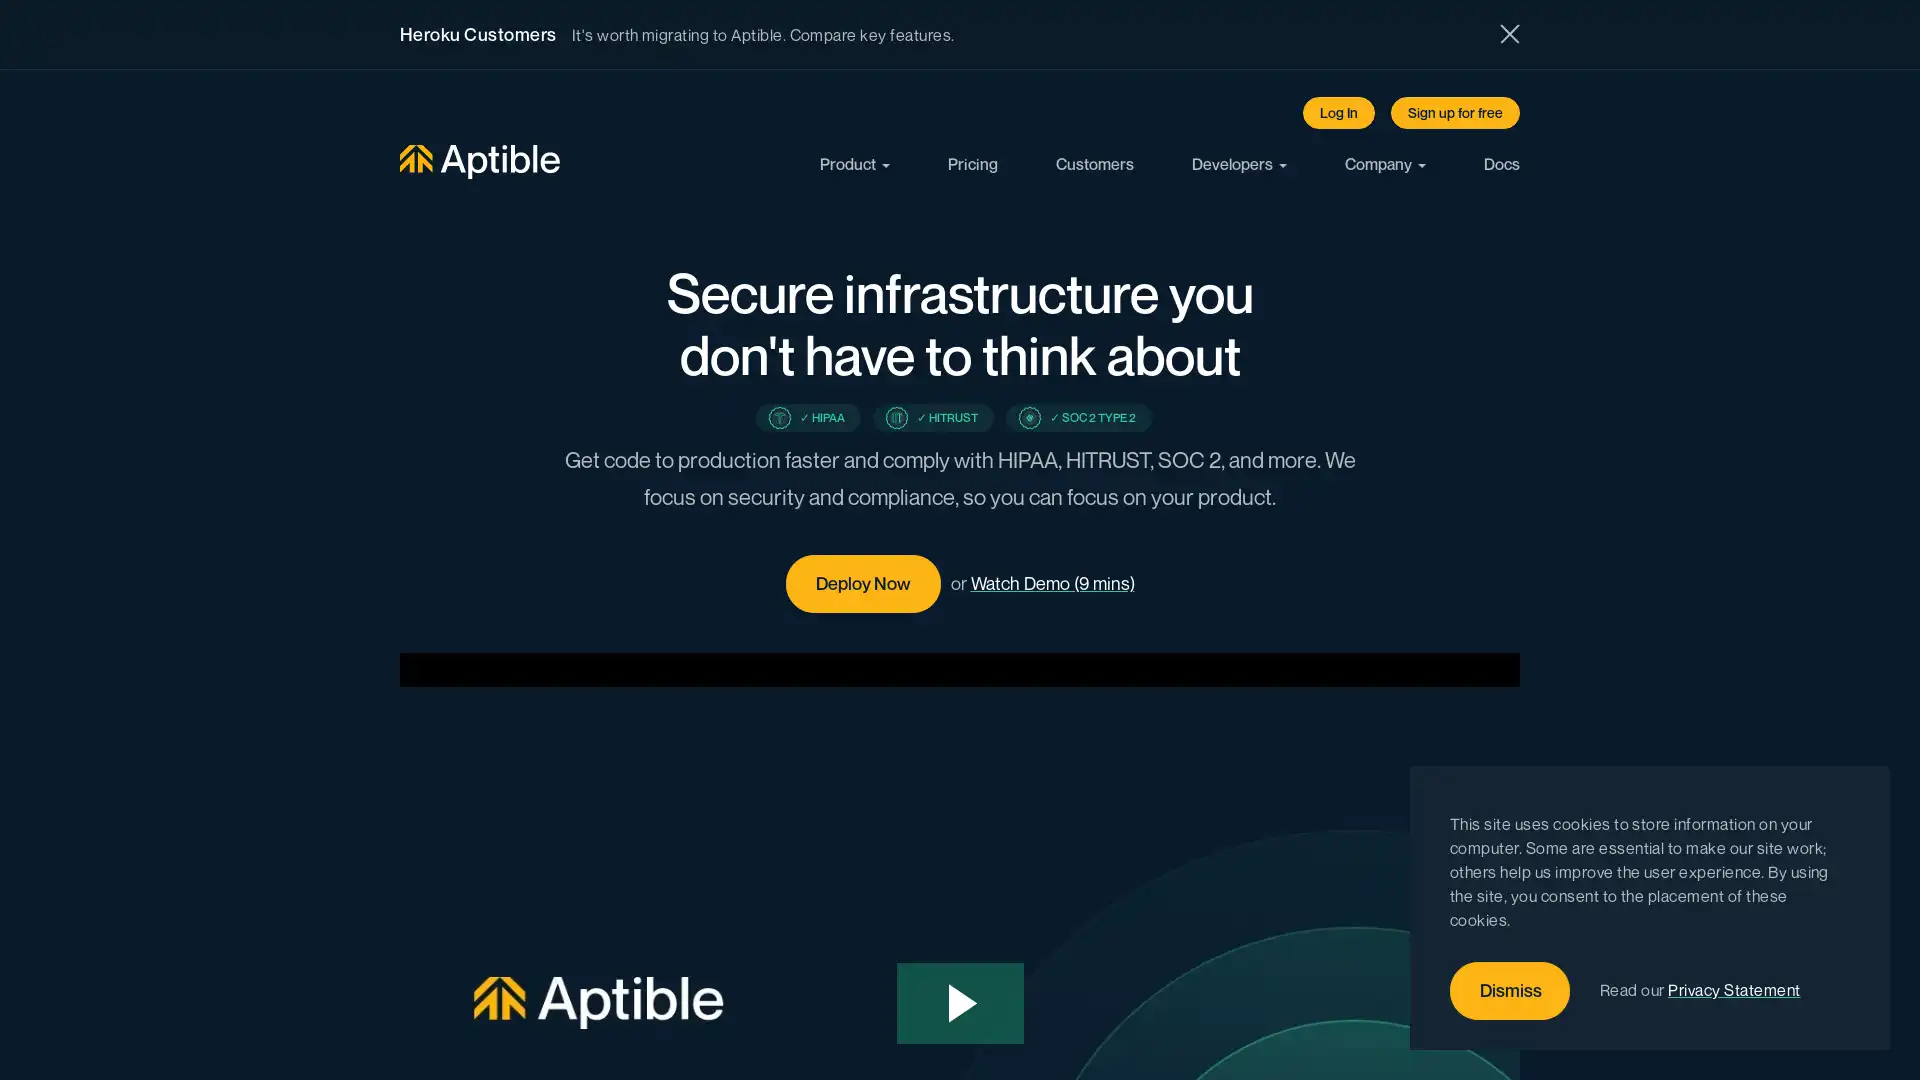  What do you see at coordinates (1455, 112) in the screenshot?
I see `Sign up for free` at bounding box center [1455, 112].